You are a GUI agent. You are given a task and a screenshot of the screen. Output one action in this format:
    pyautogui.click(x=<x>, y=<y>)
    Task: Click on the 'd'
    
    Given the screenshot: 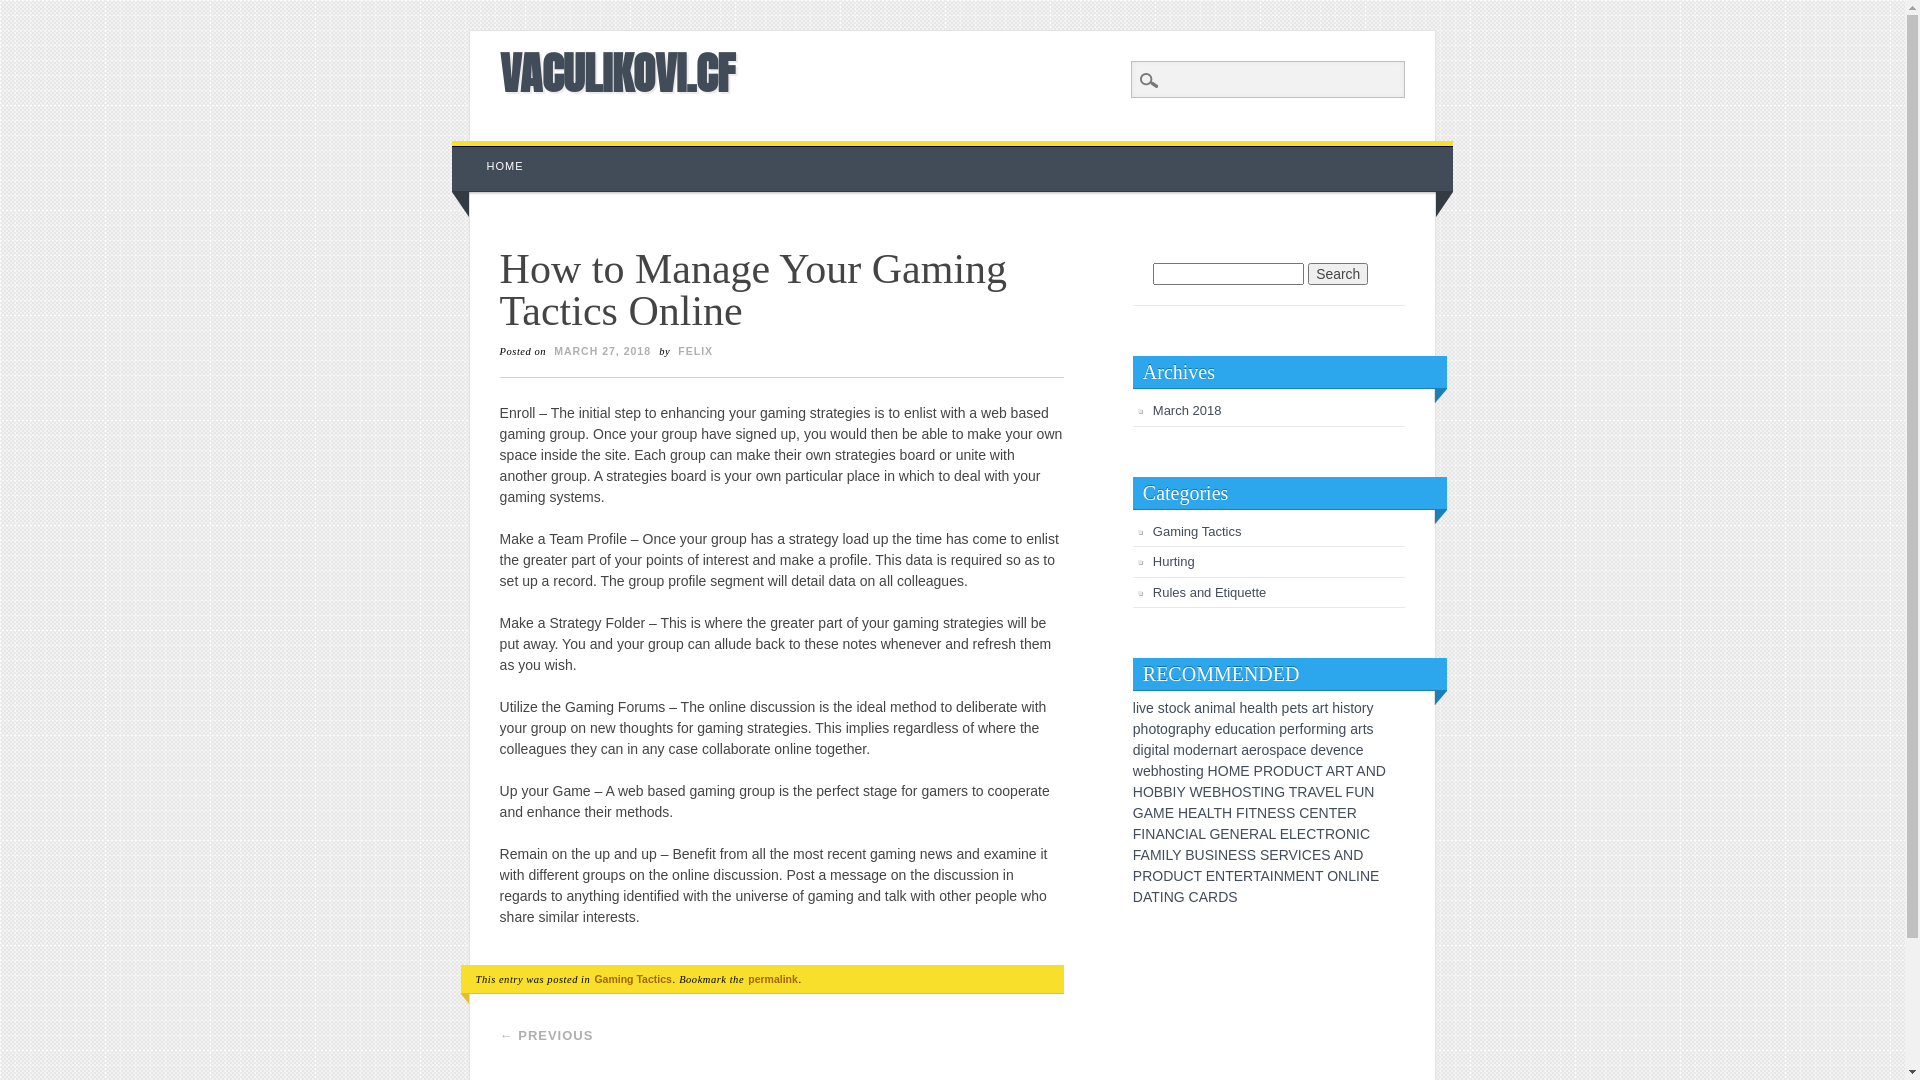 What is the action you would take?
    pyautogui.click(x=1193, y=749)
    